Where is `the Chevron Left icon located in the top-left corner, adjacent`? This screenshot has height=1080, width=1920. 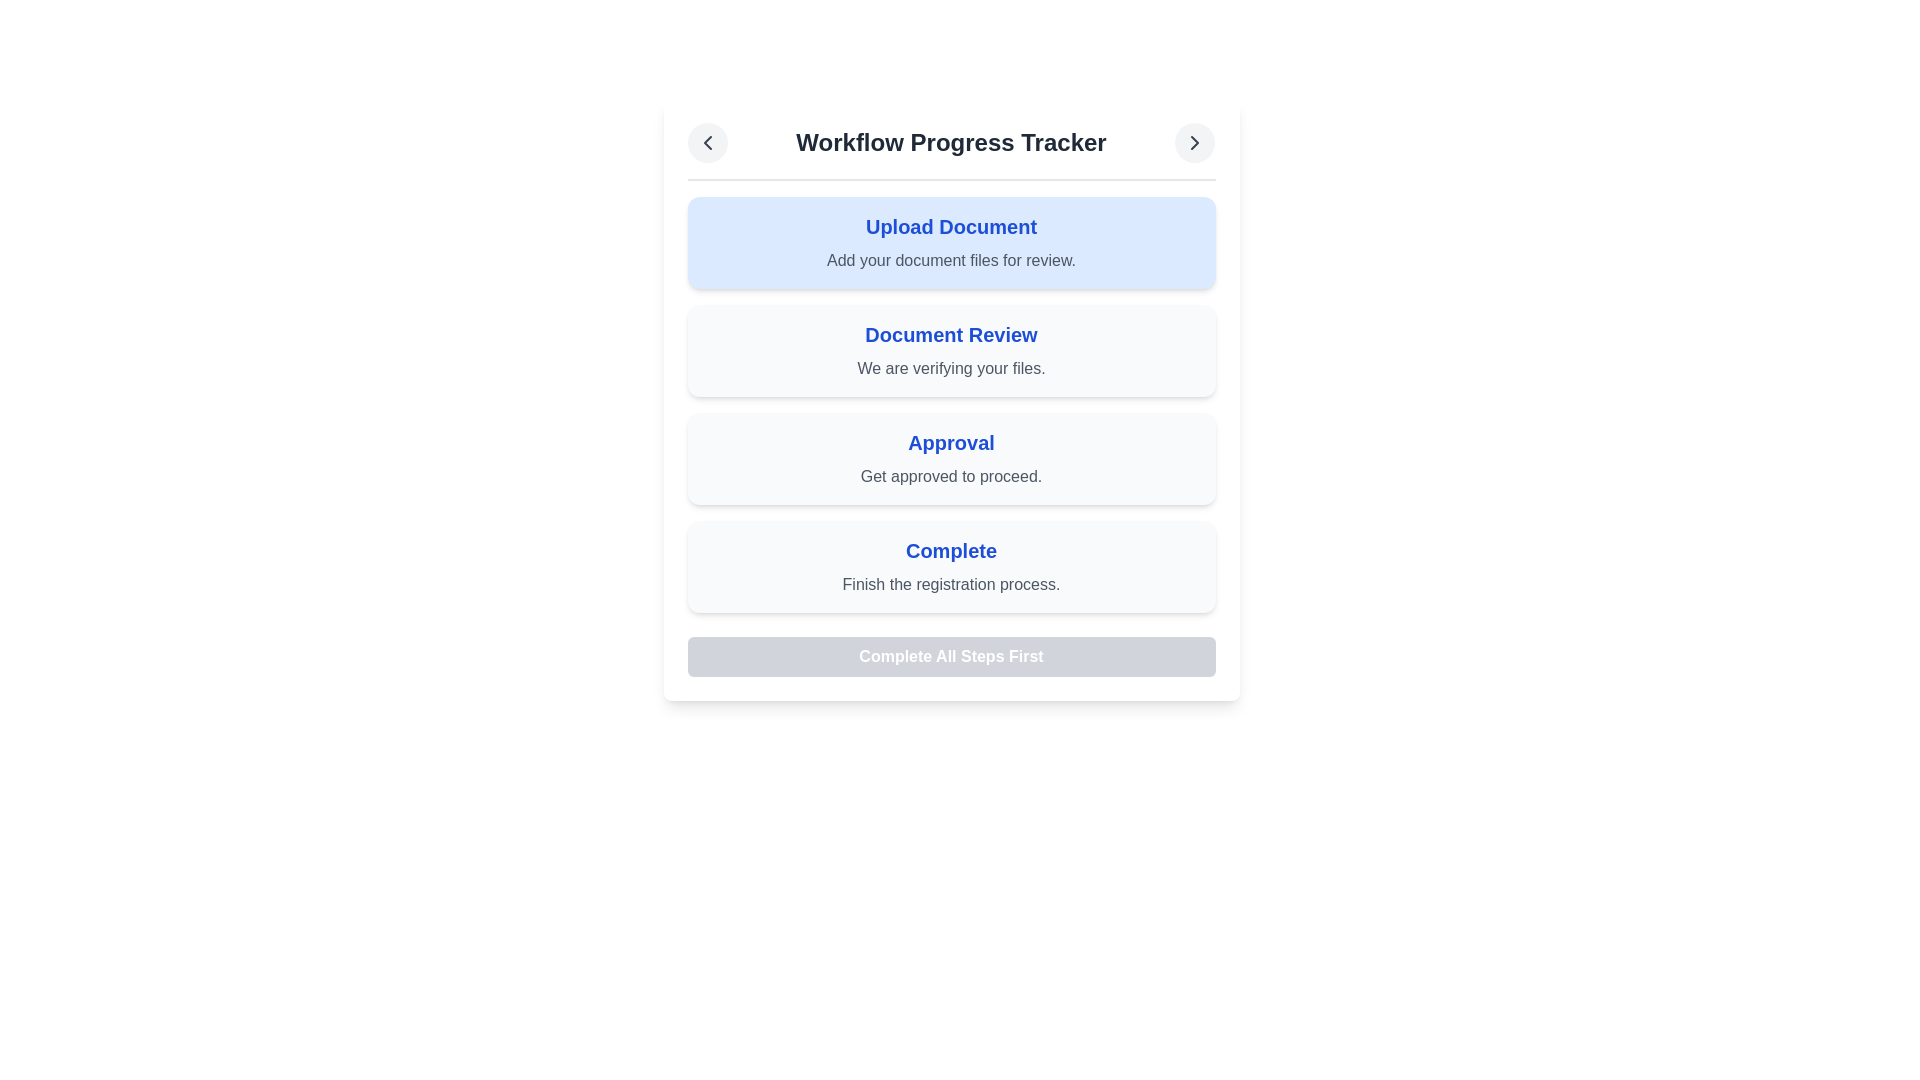
the Chevron Left icon located in the top-left corner, adjacent is located at coordinates (707, 141).